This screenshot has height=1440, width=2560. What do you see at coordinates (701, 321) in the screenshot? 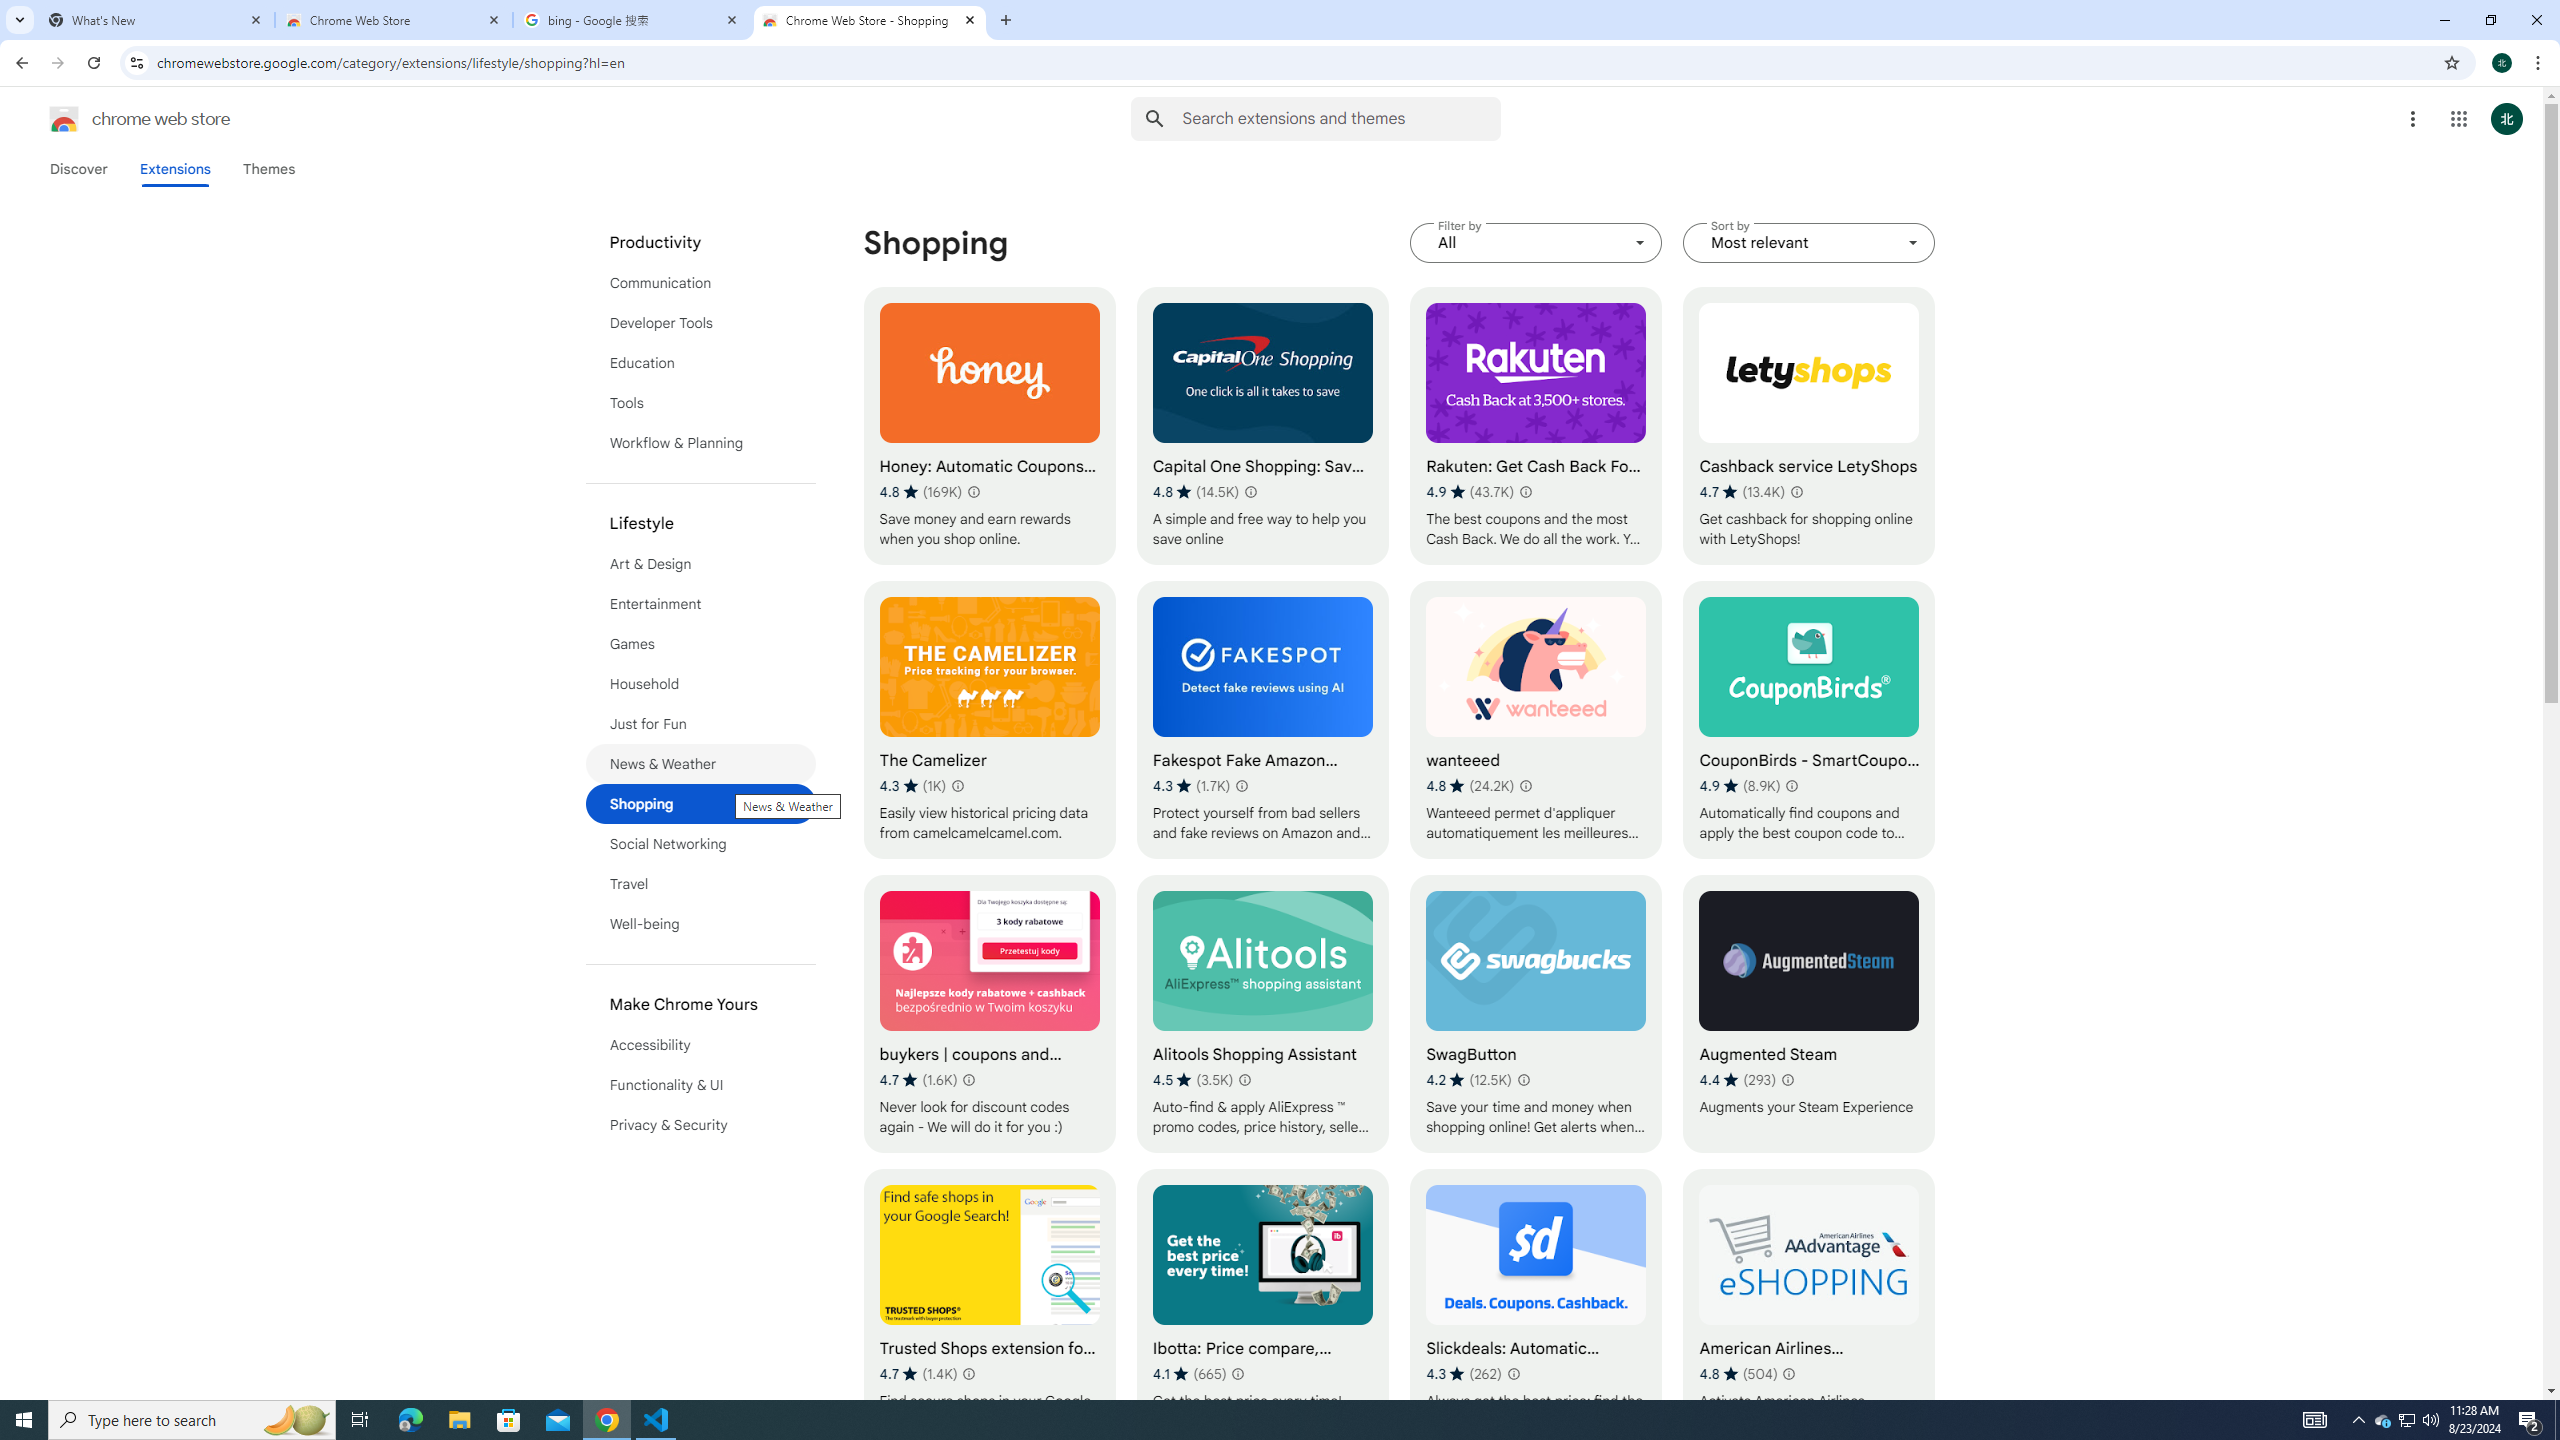
I see `'Developer Tools'` at bounding box center [701, 321].